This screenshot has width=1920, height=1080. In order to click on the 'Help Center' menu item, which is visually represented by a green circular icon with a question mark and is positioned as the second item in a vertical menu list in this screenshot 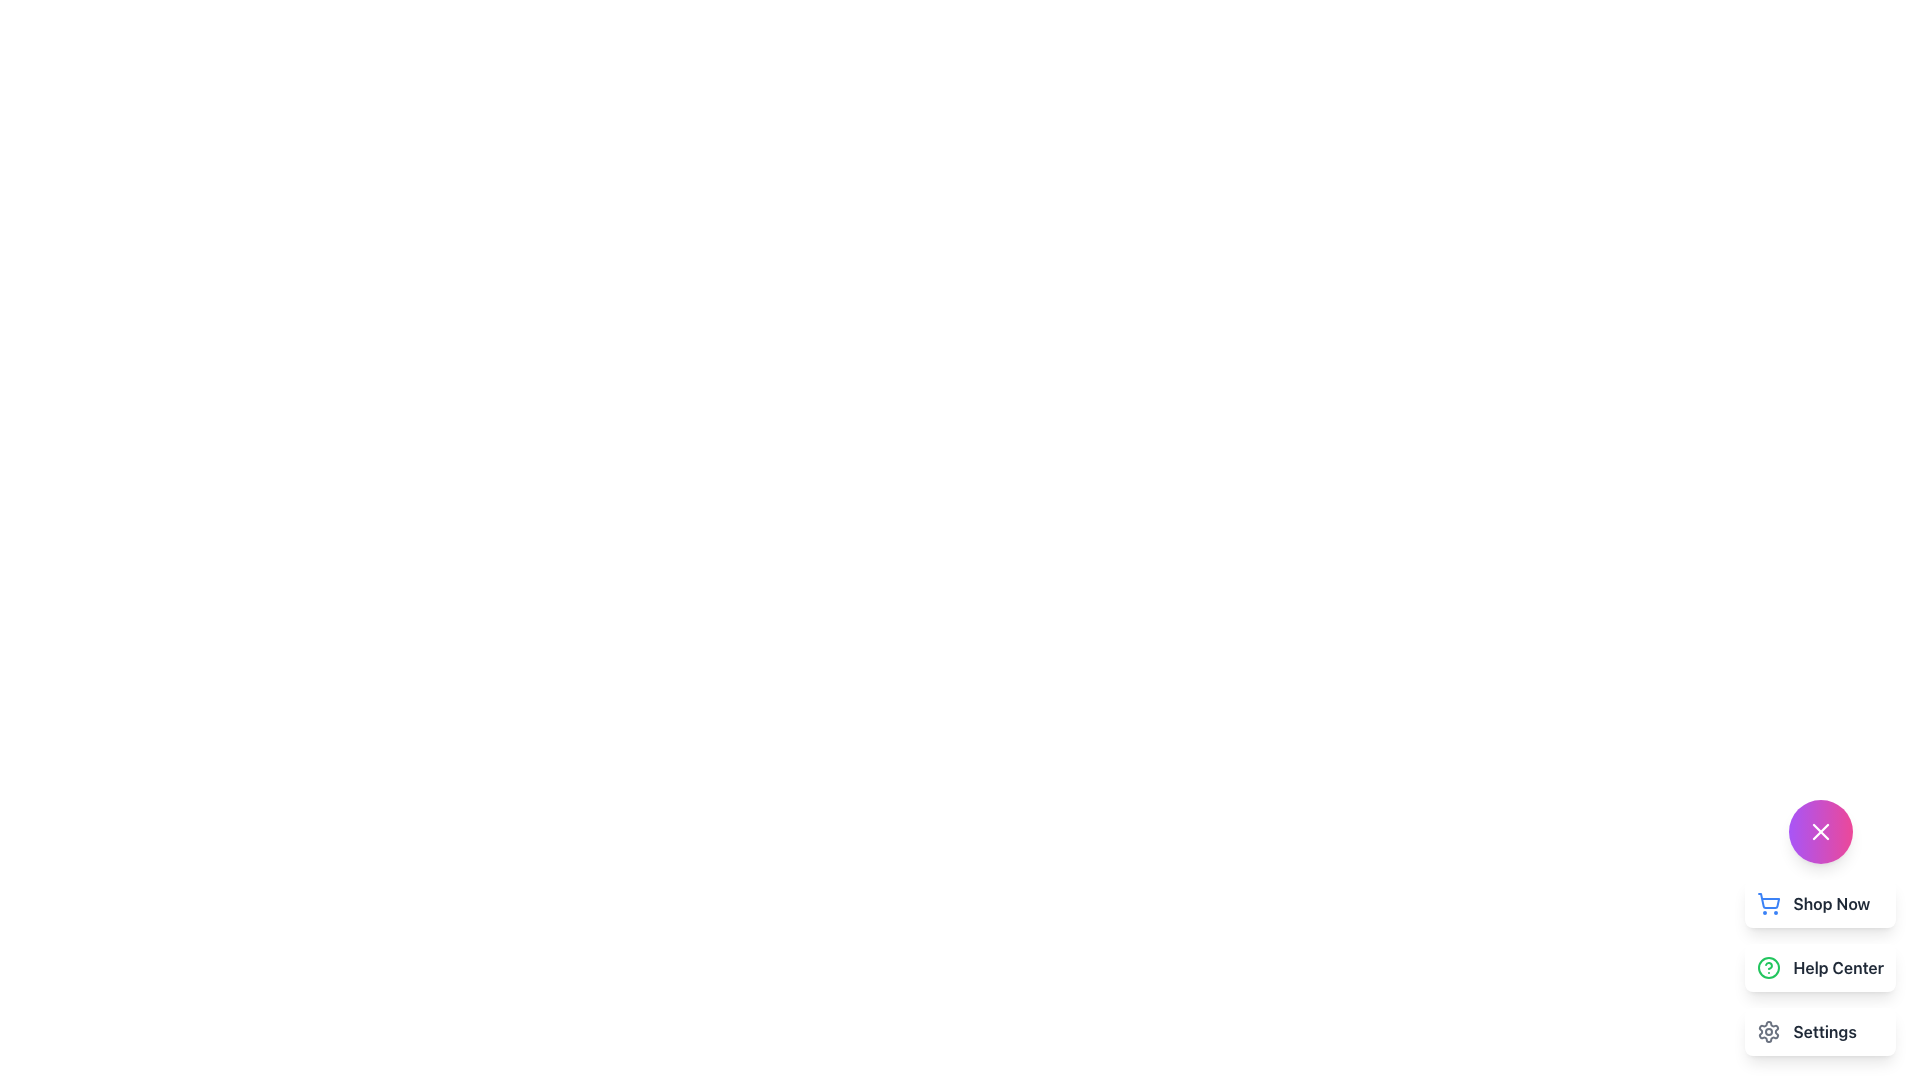, I will do `click(1820, 967)`.